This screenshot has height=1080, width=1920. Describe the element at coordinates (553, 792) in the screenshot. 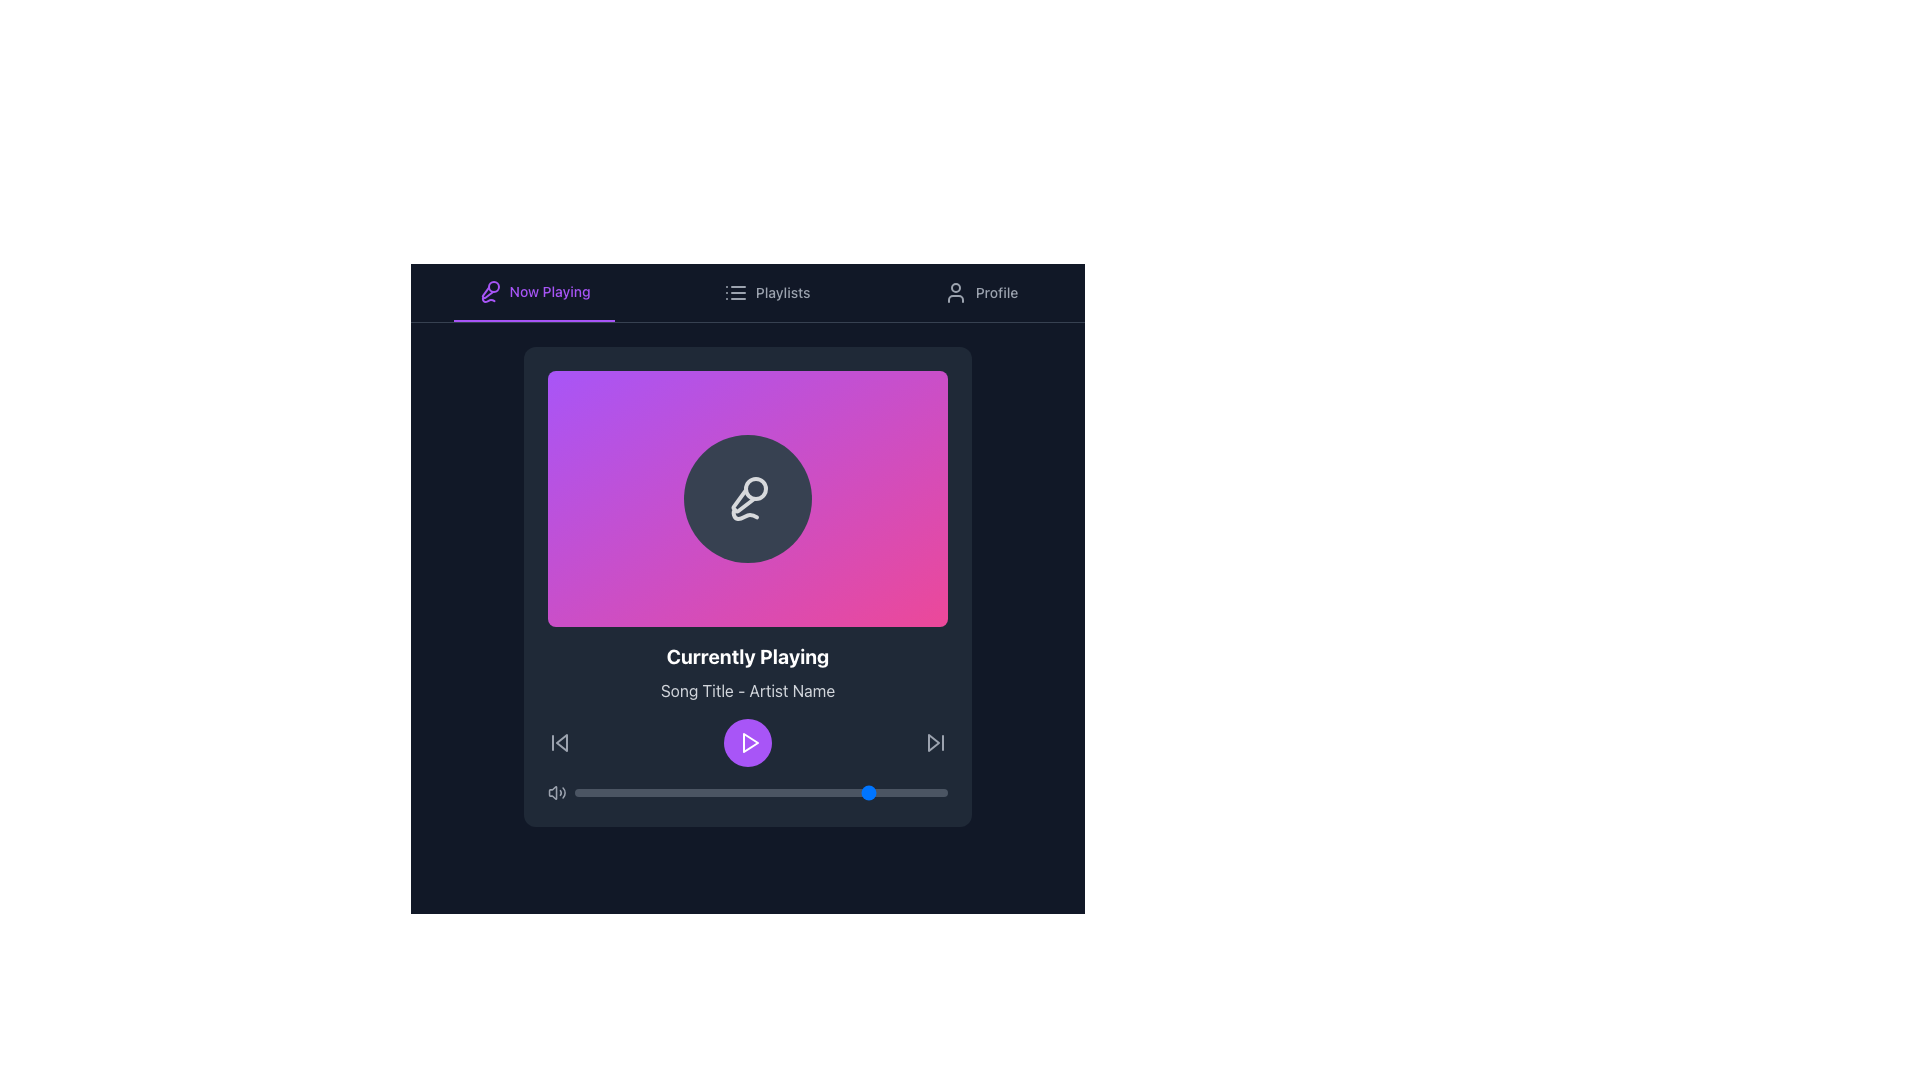

I see `the muted state SVG element of the volume control icon located at the bottom-left corner of the media playback interface` at that location.